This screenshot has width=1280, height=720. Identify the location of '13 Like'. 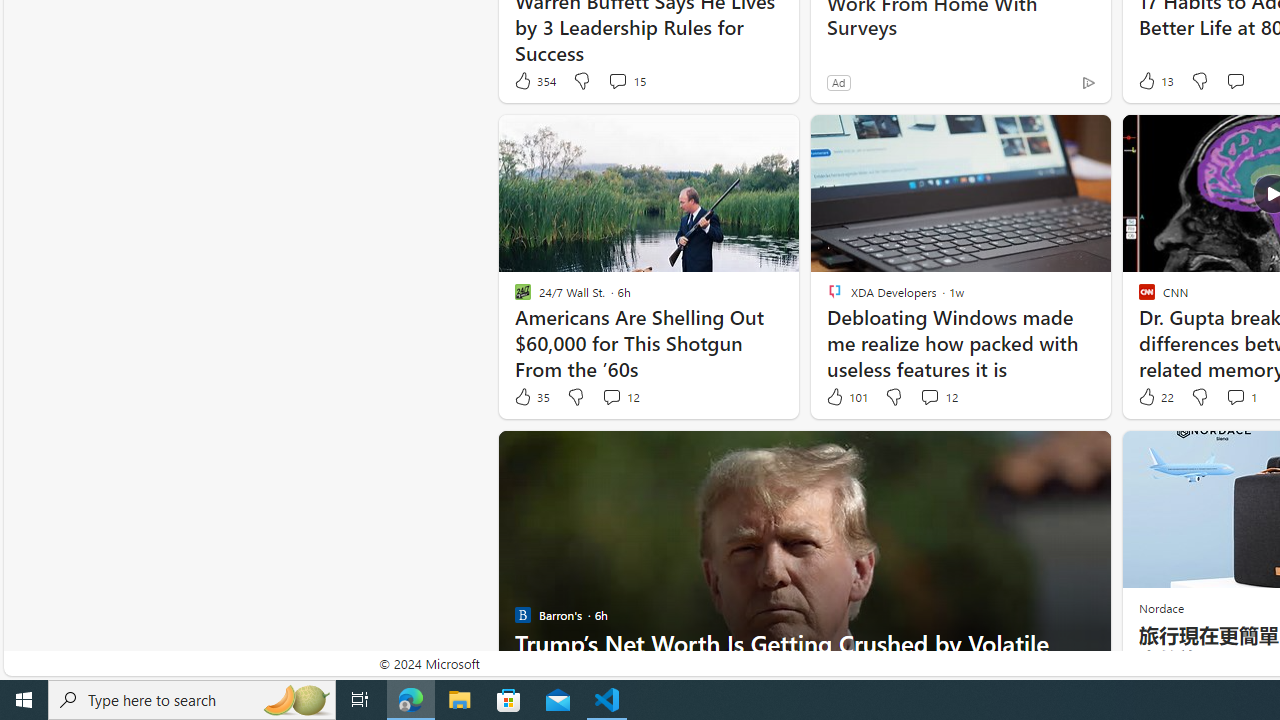
(1154, 80).